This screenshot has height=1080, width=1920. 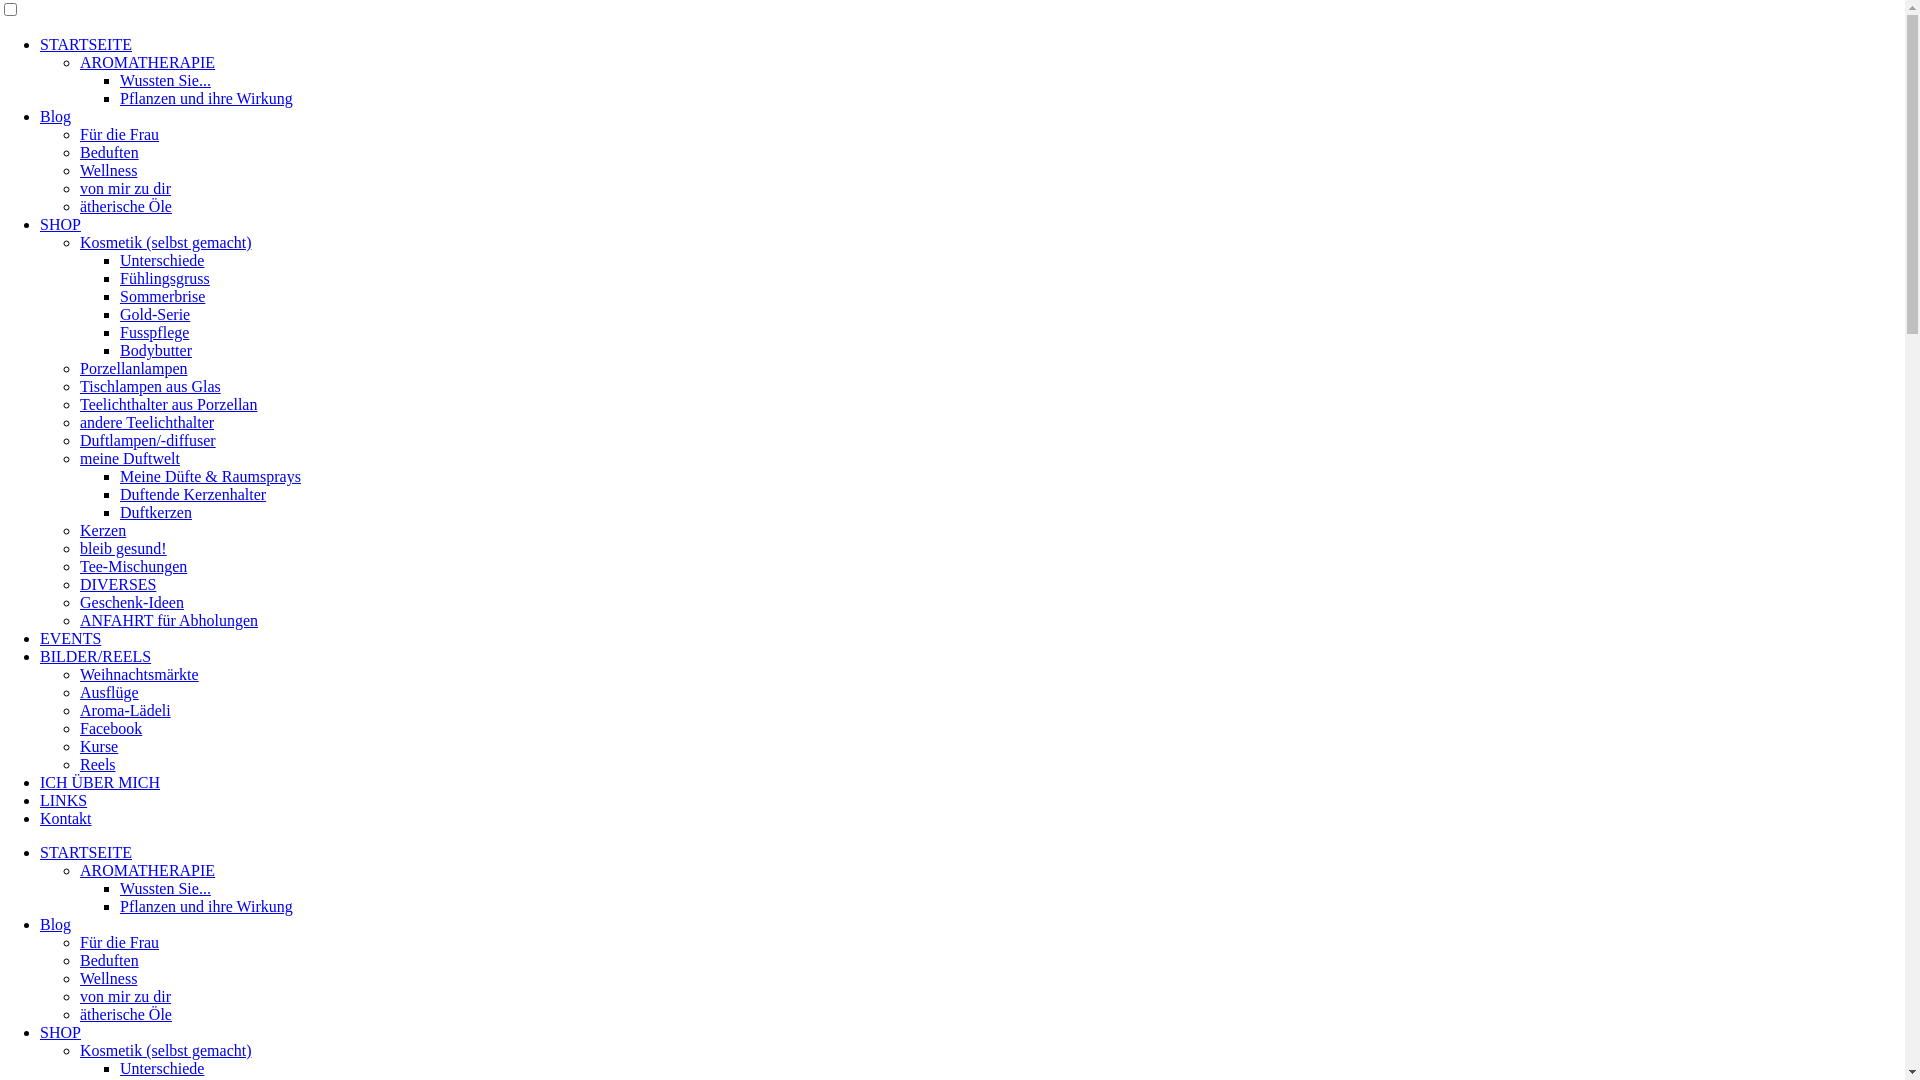 I want to click on 'Kerzen', so click(x=80, y=529).